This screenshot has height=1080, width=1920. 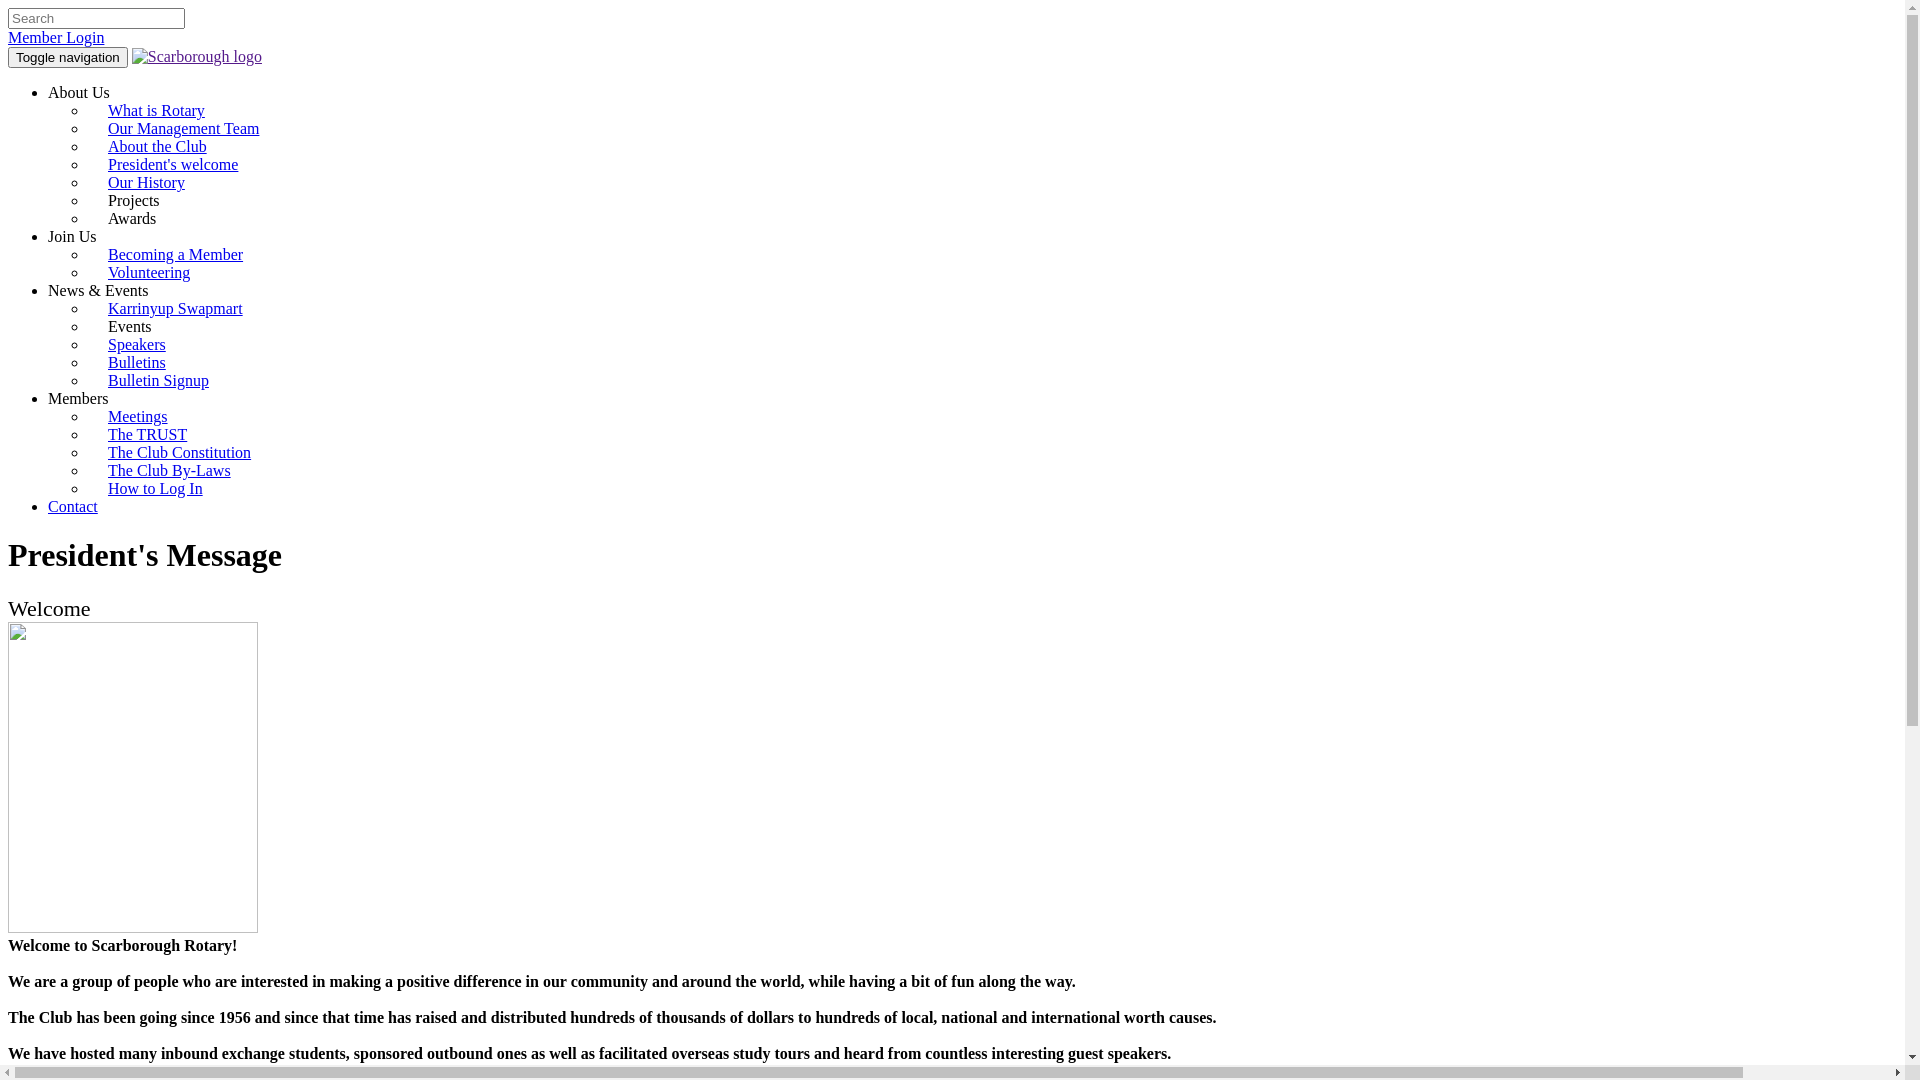 I want to click on 'Members', so click(x=77, y=398).